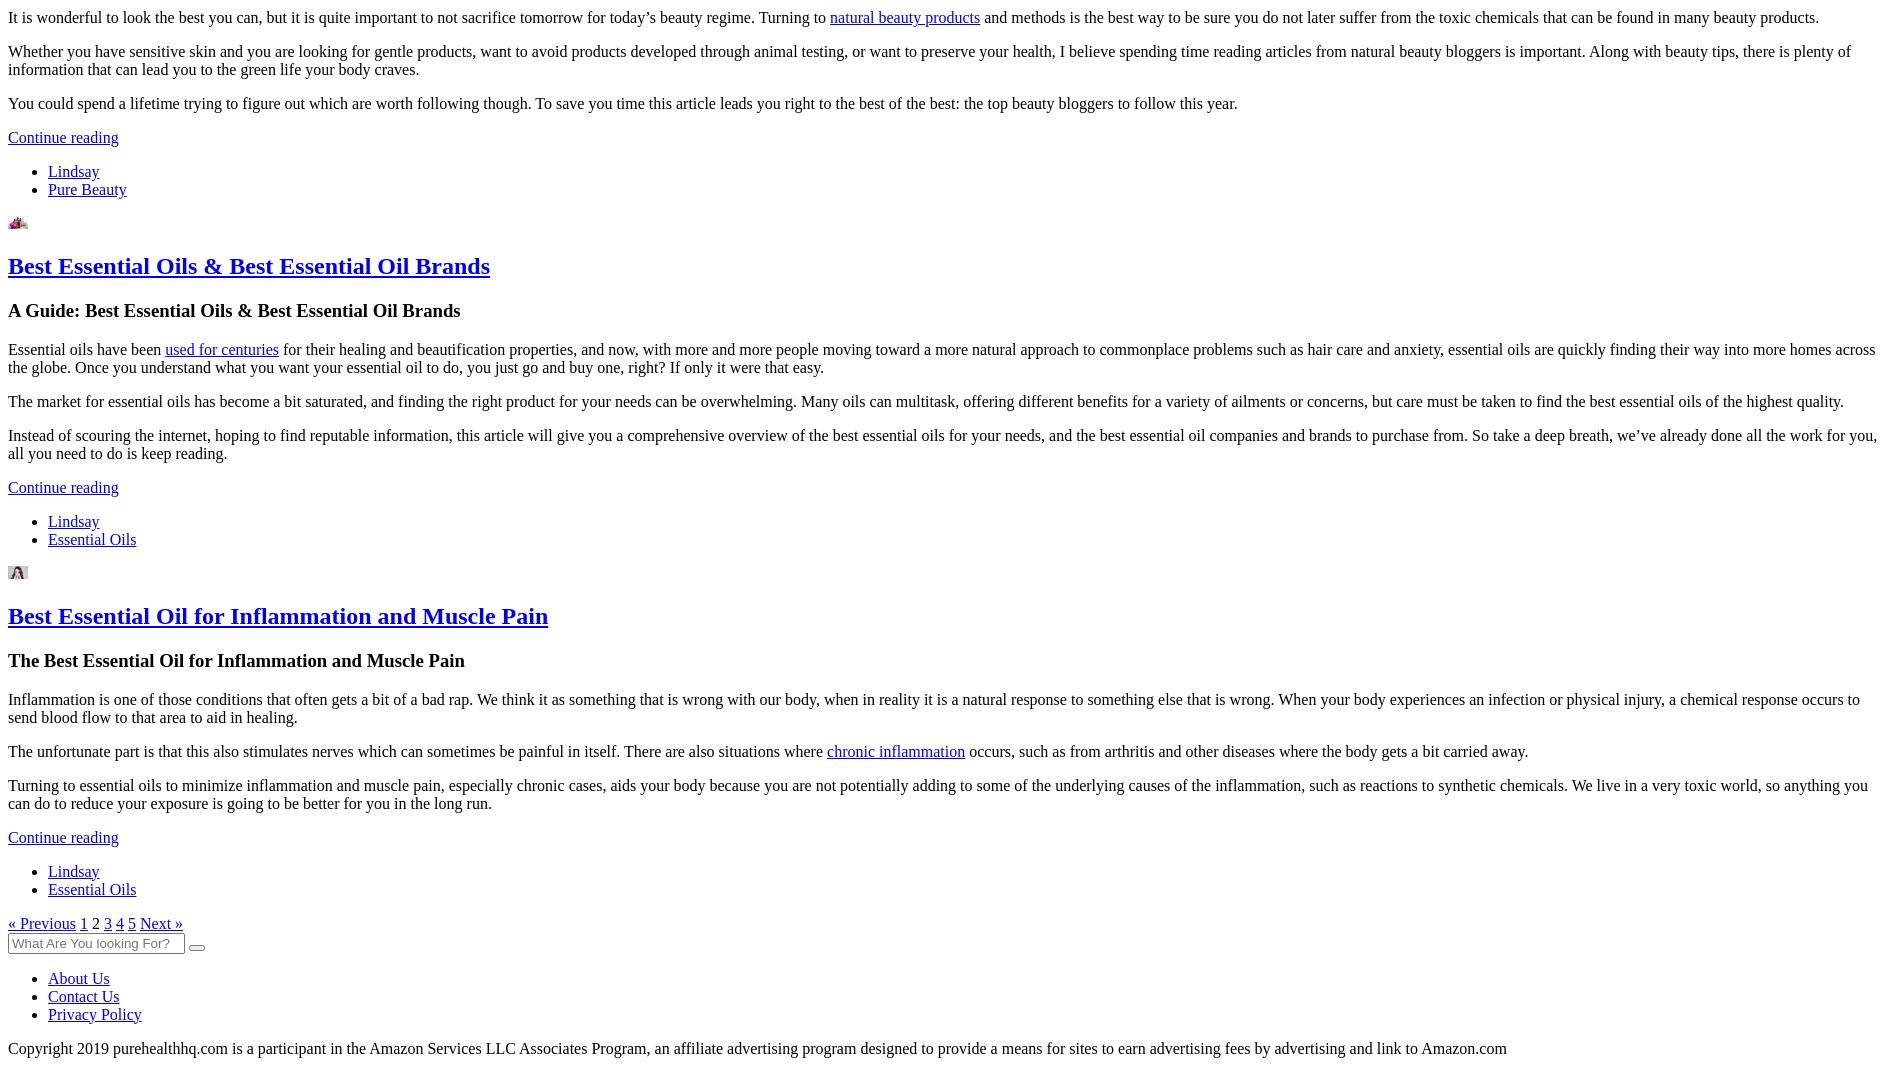 This screenshot has height=1067, width=1900. What do you see at coordinates (903, 16) in the screenshot?
I see `'natural beauty products'` at bounding box center [903, 16].